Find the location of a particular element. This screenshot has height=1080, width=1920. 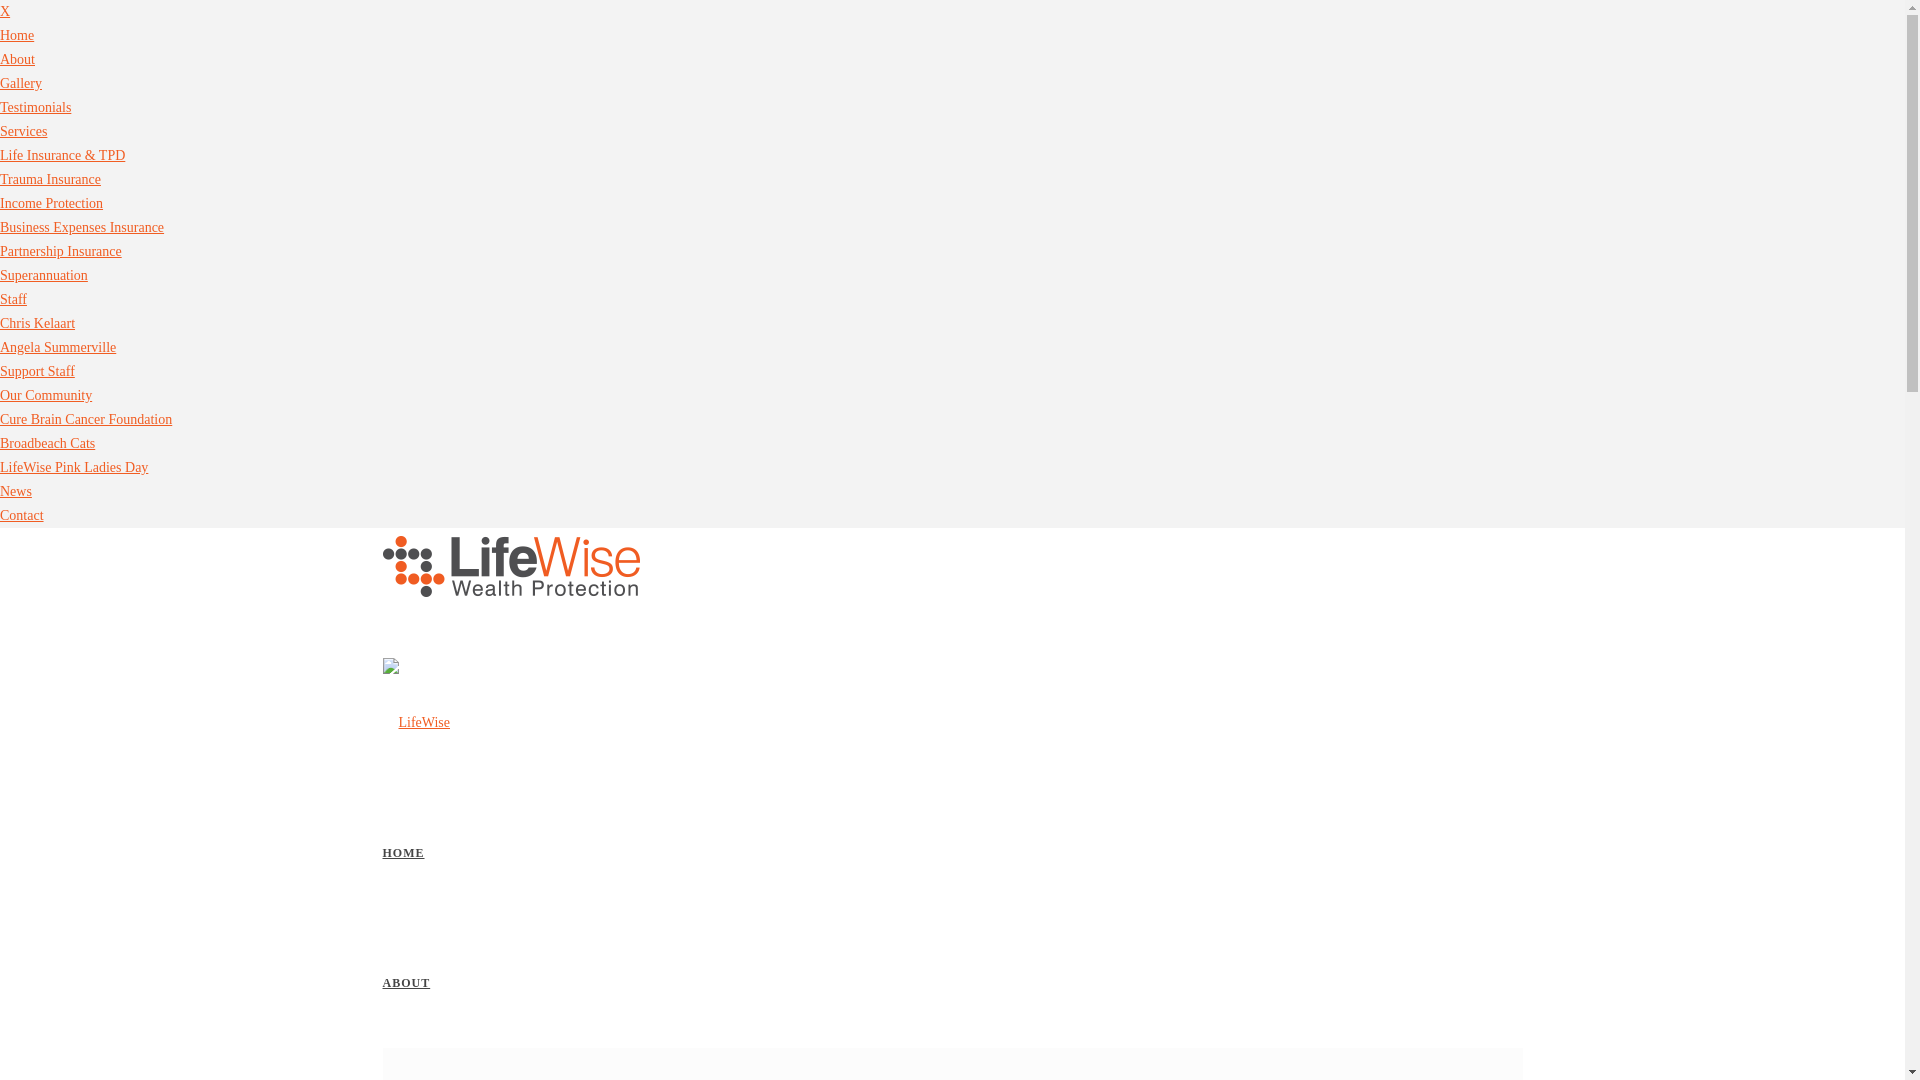

'LifeWise Pink Ladies Day' is located at coordinates (73, 467).